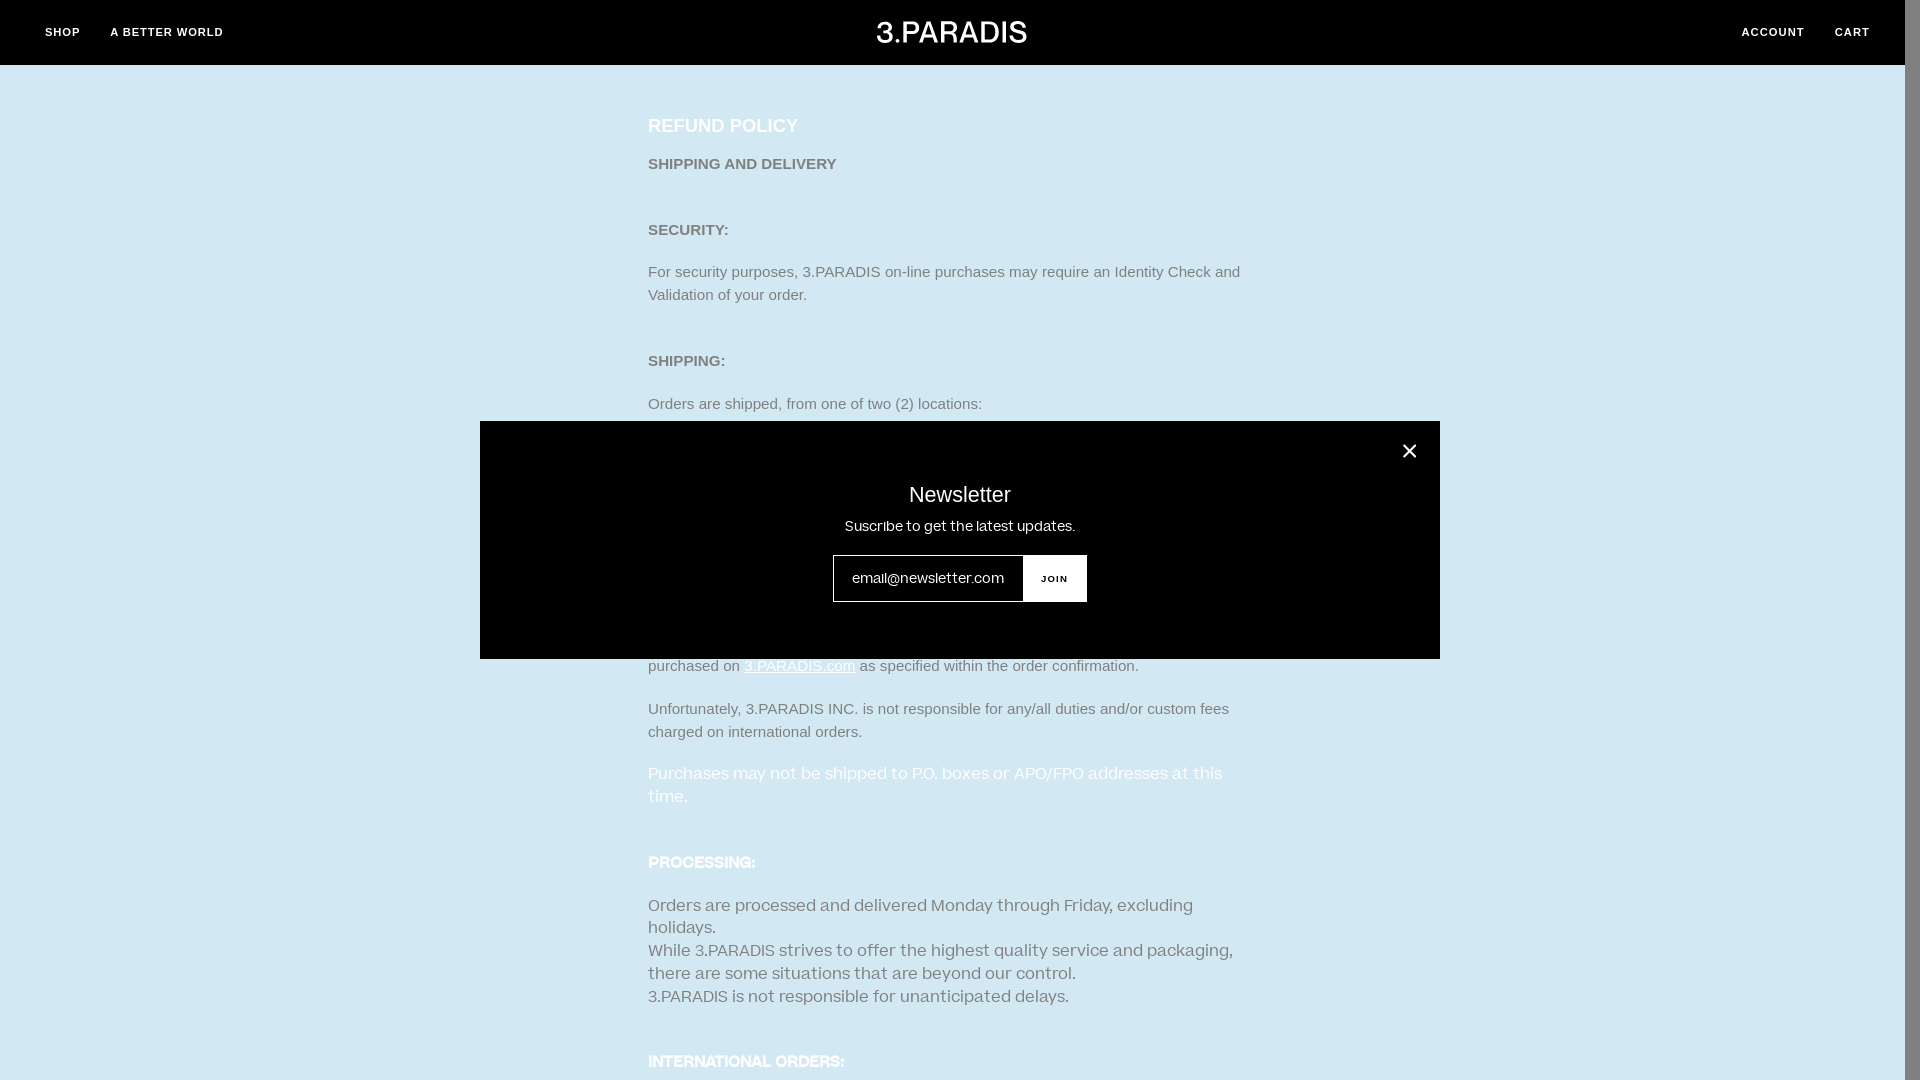 The height and width of the screenshot is (1080, 1920). What do you see at coordinates (1851, 32) in the screenshot?
I see `'CART'` at bounding box center [1851, 32].